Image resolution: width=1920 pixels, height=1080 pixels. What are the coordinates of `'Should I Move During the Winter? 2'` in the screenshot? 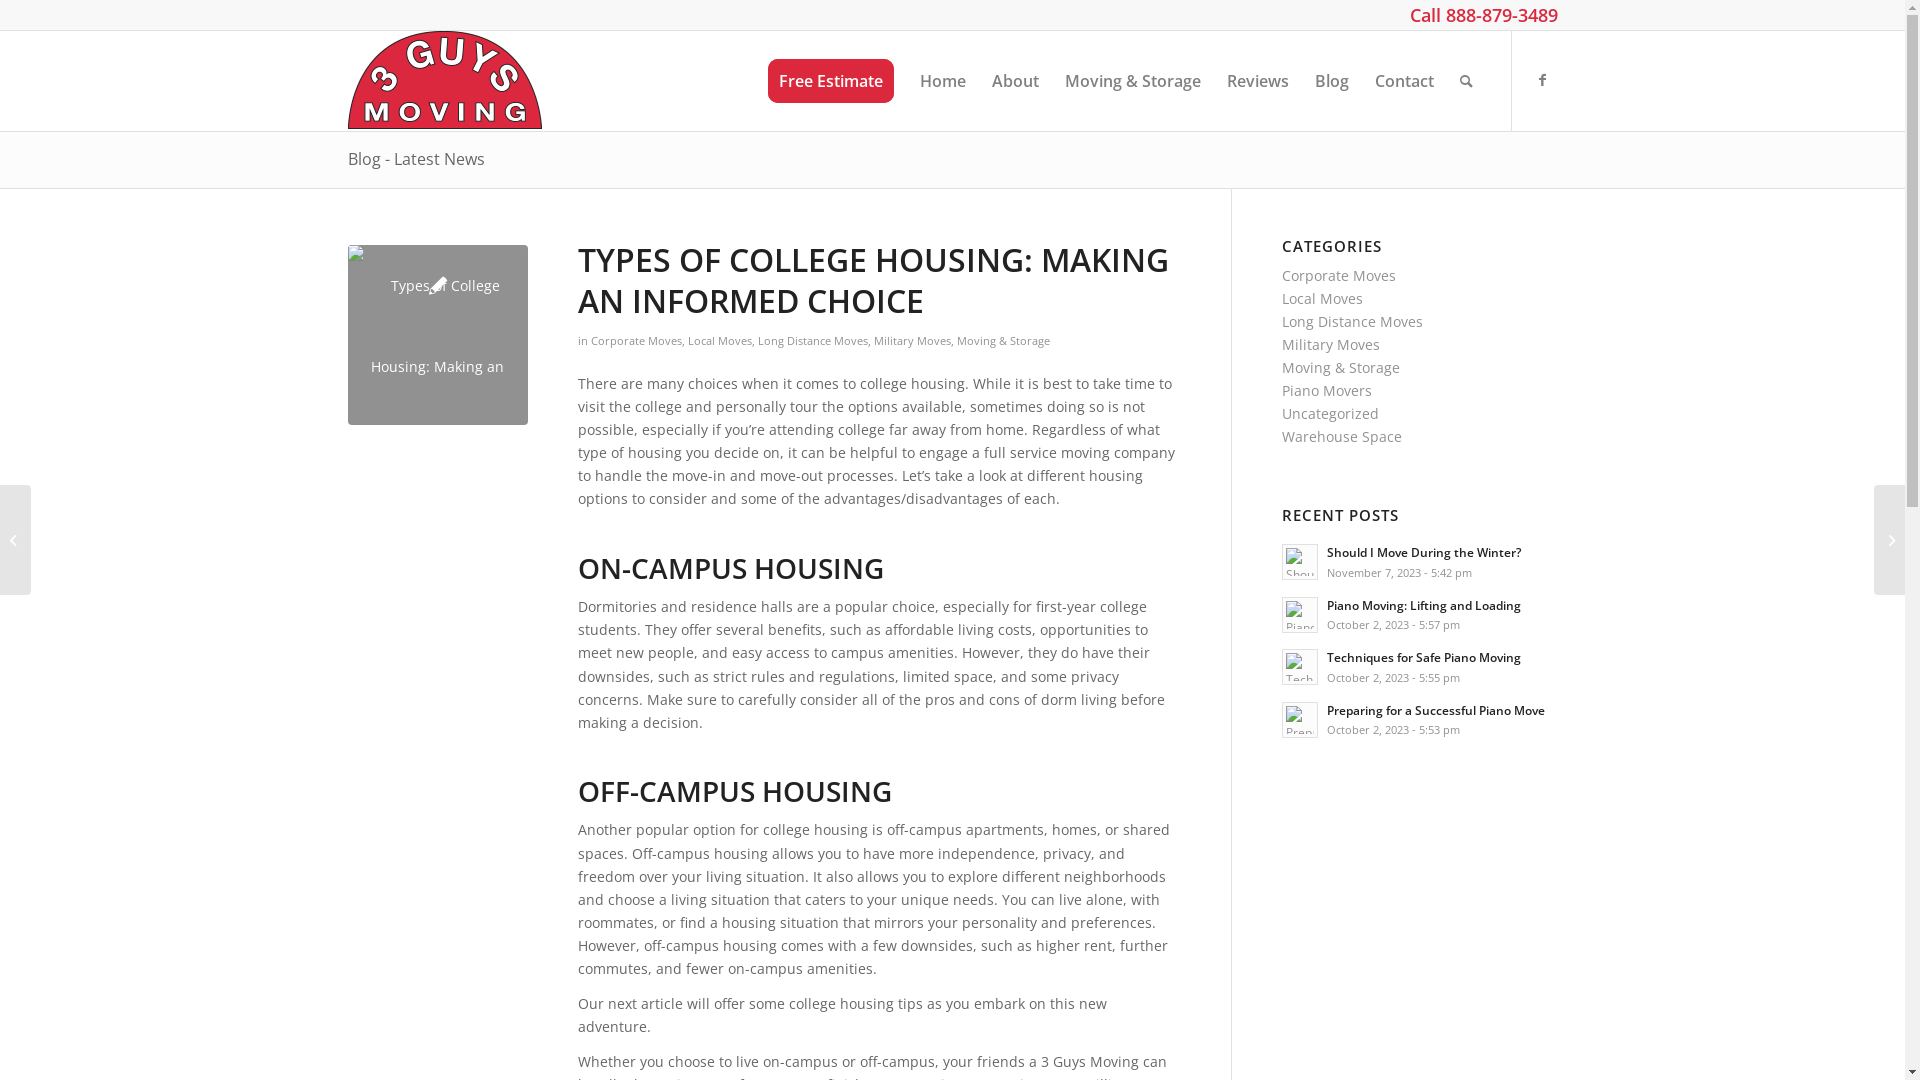 It's located at (1286, 562).